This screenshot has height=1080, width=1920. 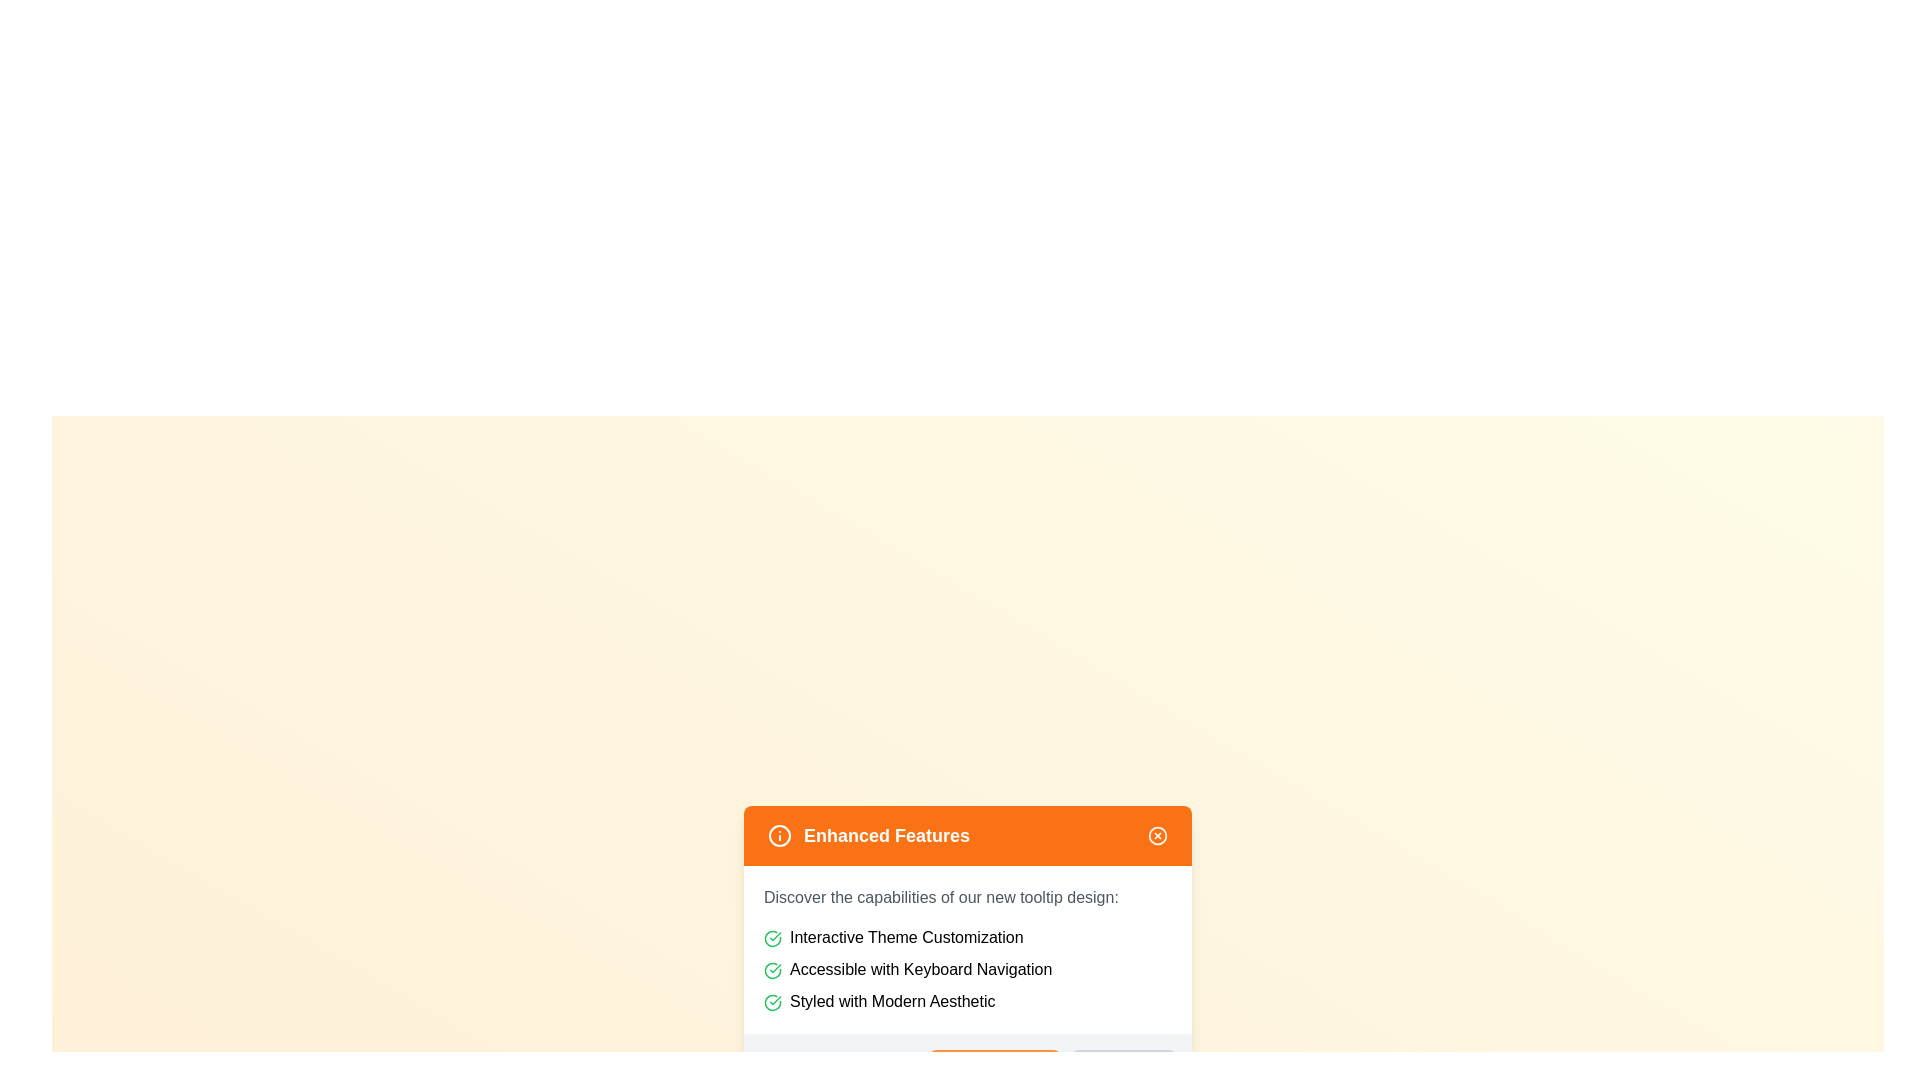 I want to click on the topmost list item containing the green checkmark icon and the text 'Interactive Theme Customization' to interpret the feature description, so click(x=968, y=937).